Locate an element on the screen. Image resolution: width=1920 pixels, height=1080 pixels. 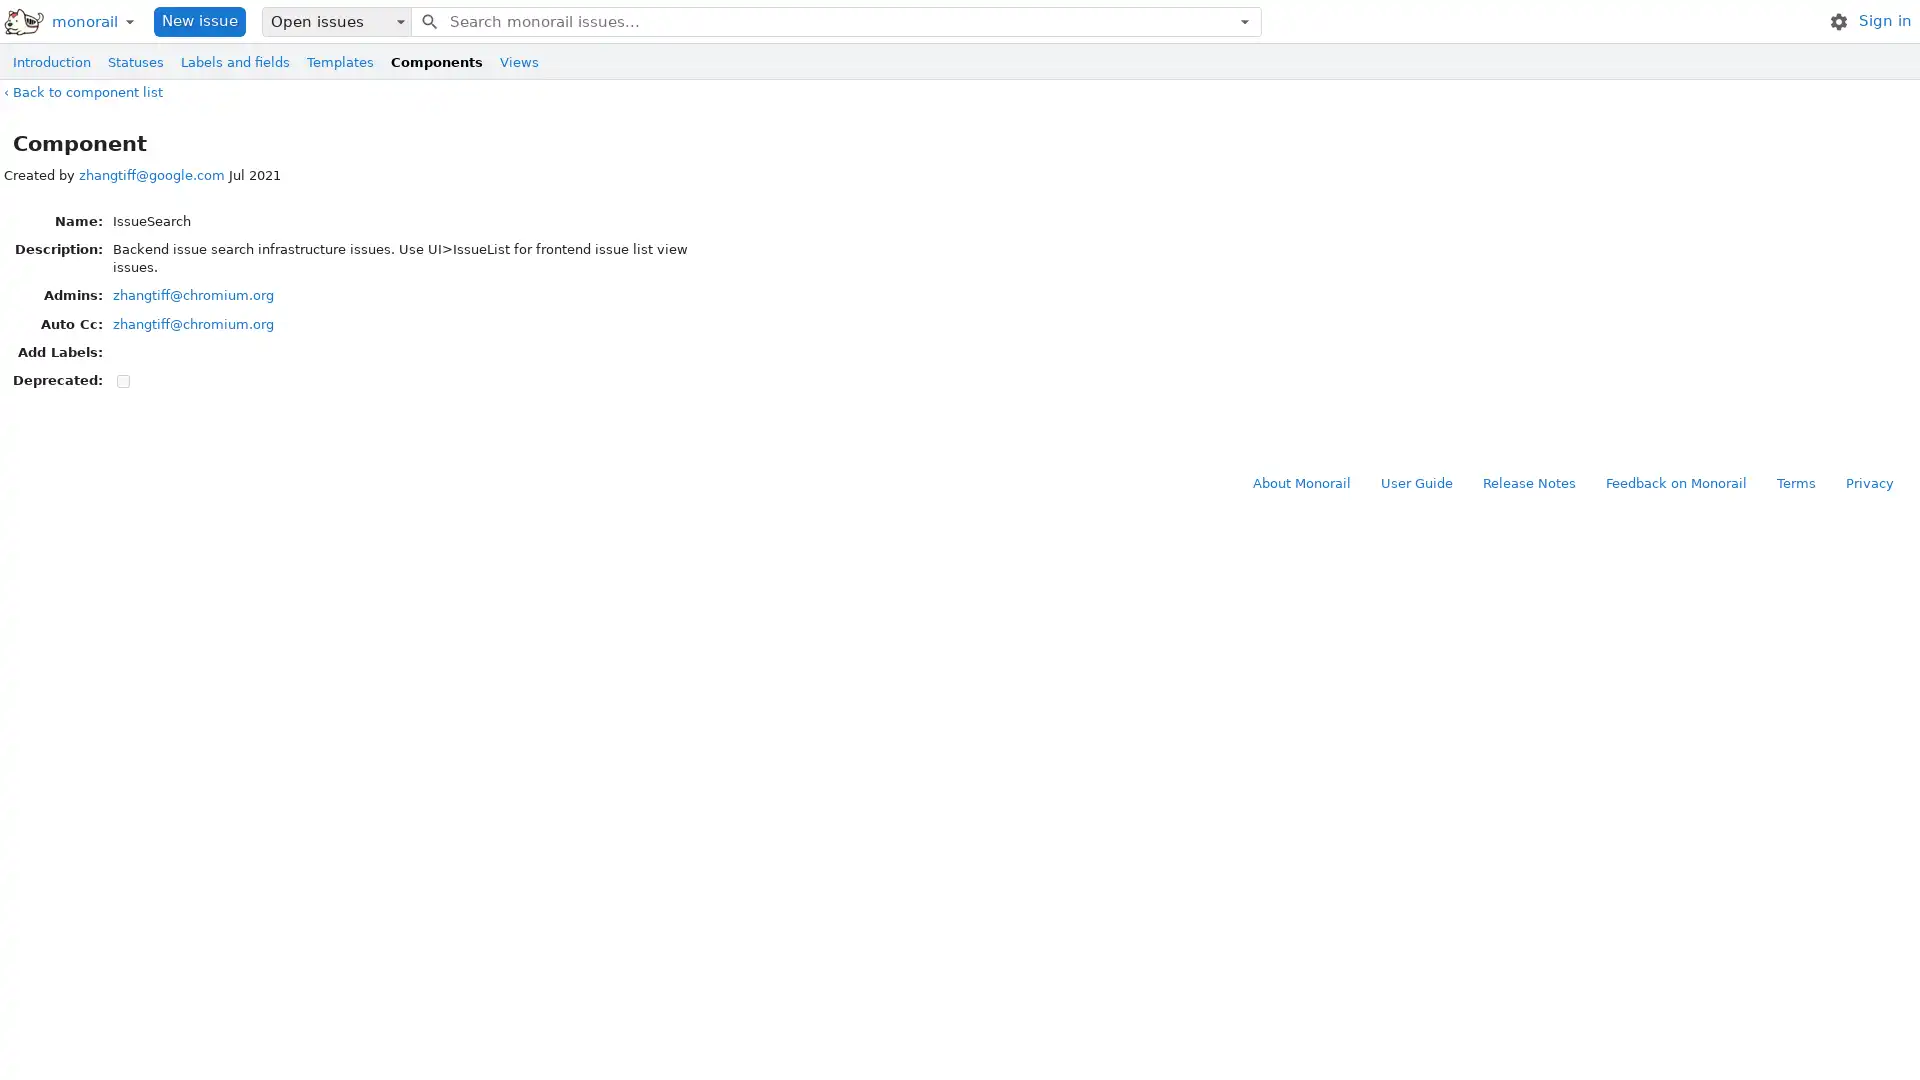
Search options is located at coordinates (1243, 20).